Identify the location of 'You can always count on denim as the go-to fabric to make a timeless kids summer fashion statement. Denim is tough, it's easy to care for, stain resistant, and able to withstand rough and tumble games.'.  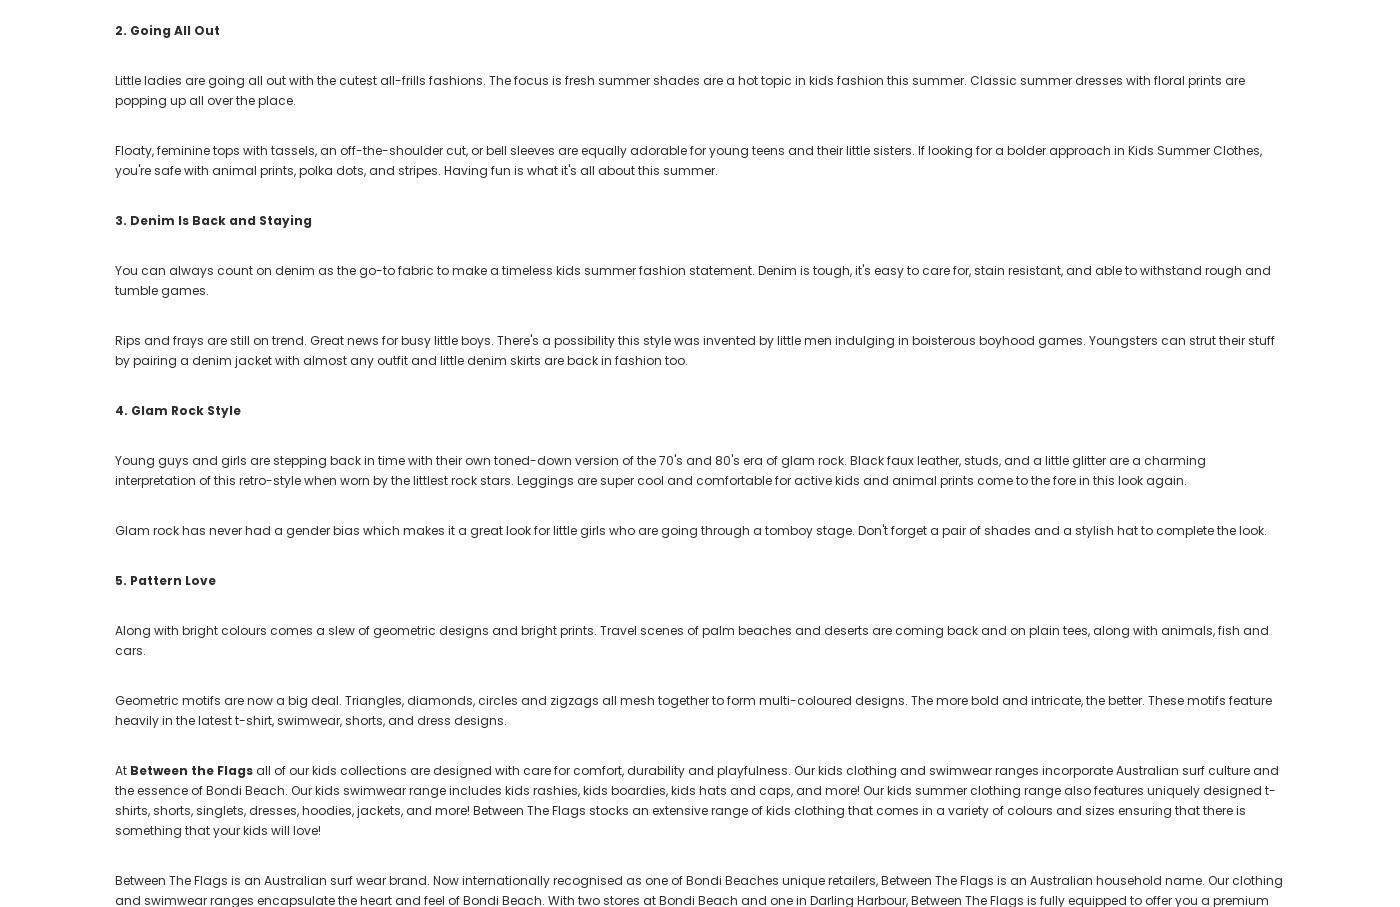
(693, 279).